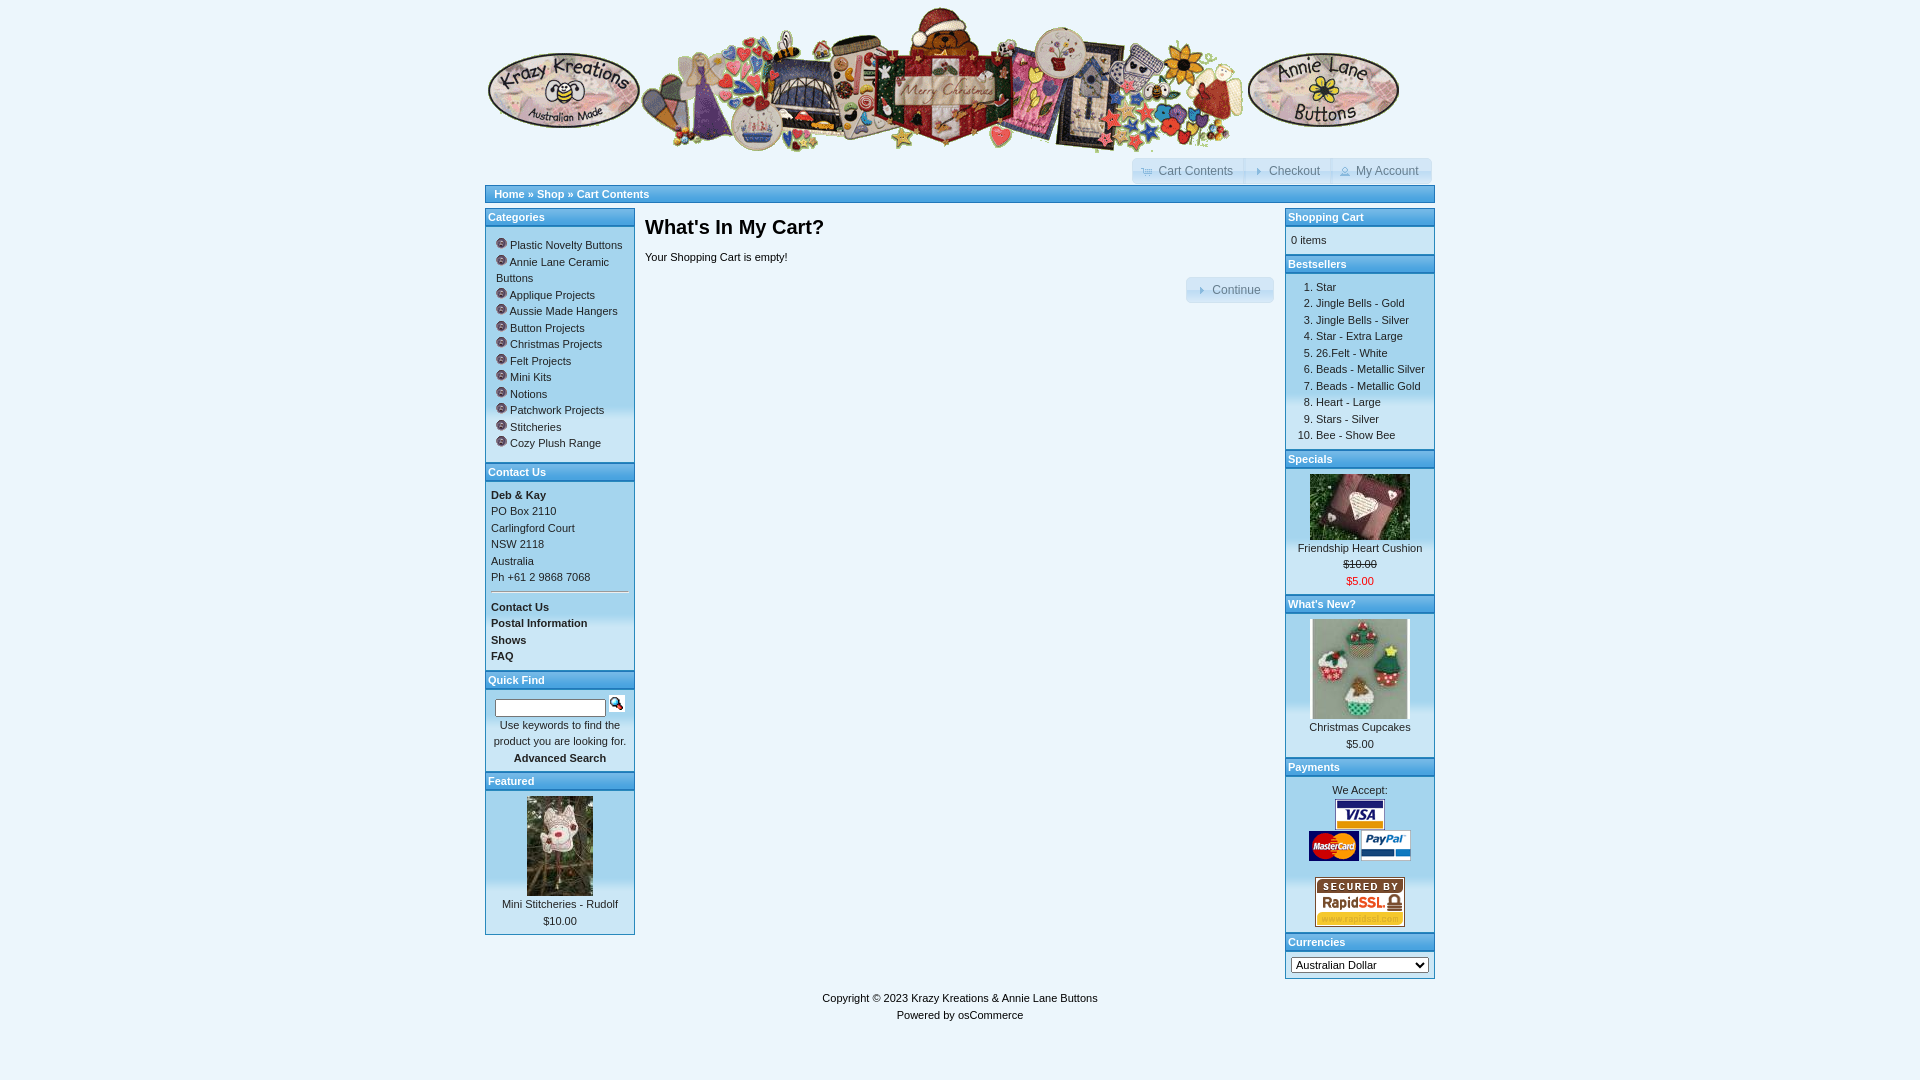 This screenshot has height=1080, width=1920. Describe the element at coordinates (560, 758) in the screenshot. I see `'Advanced Search'` at that location.